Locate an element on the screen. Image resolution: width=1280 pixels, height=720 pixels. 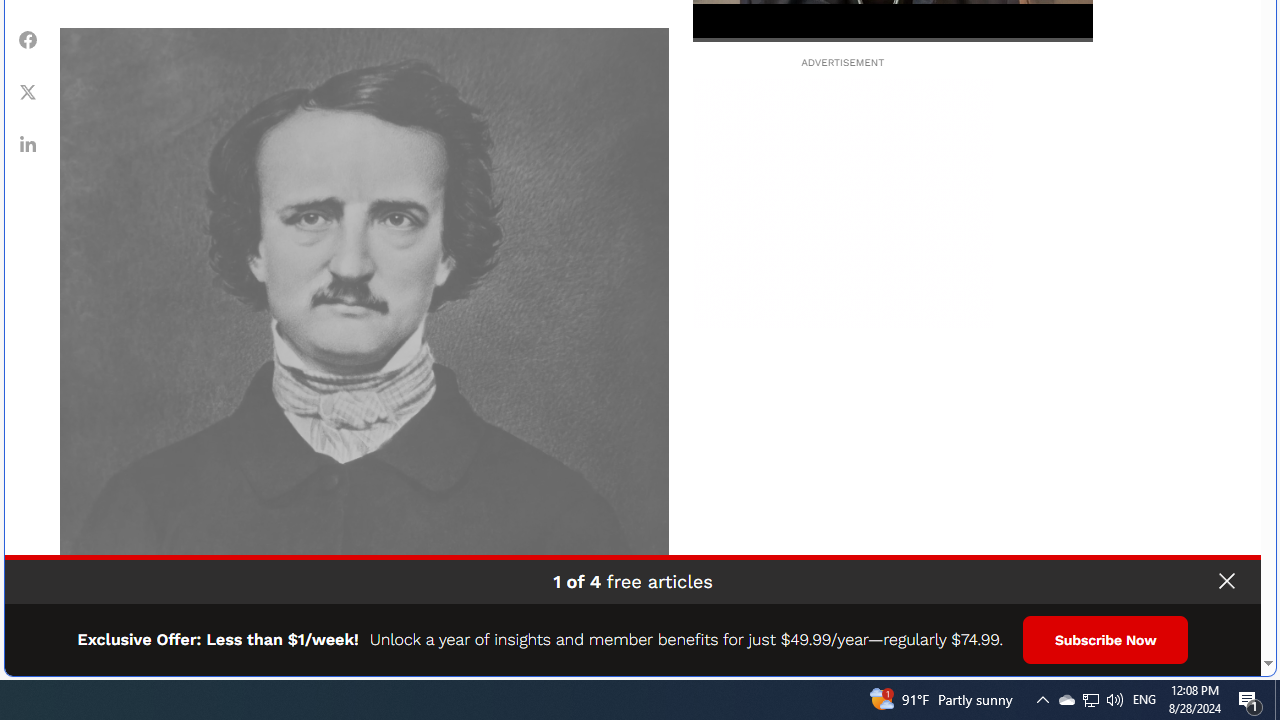
'Class: article-sharing__item' is located at coordinates (28, 142).